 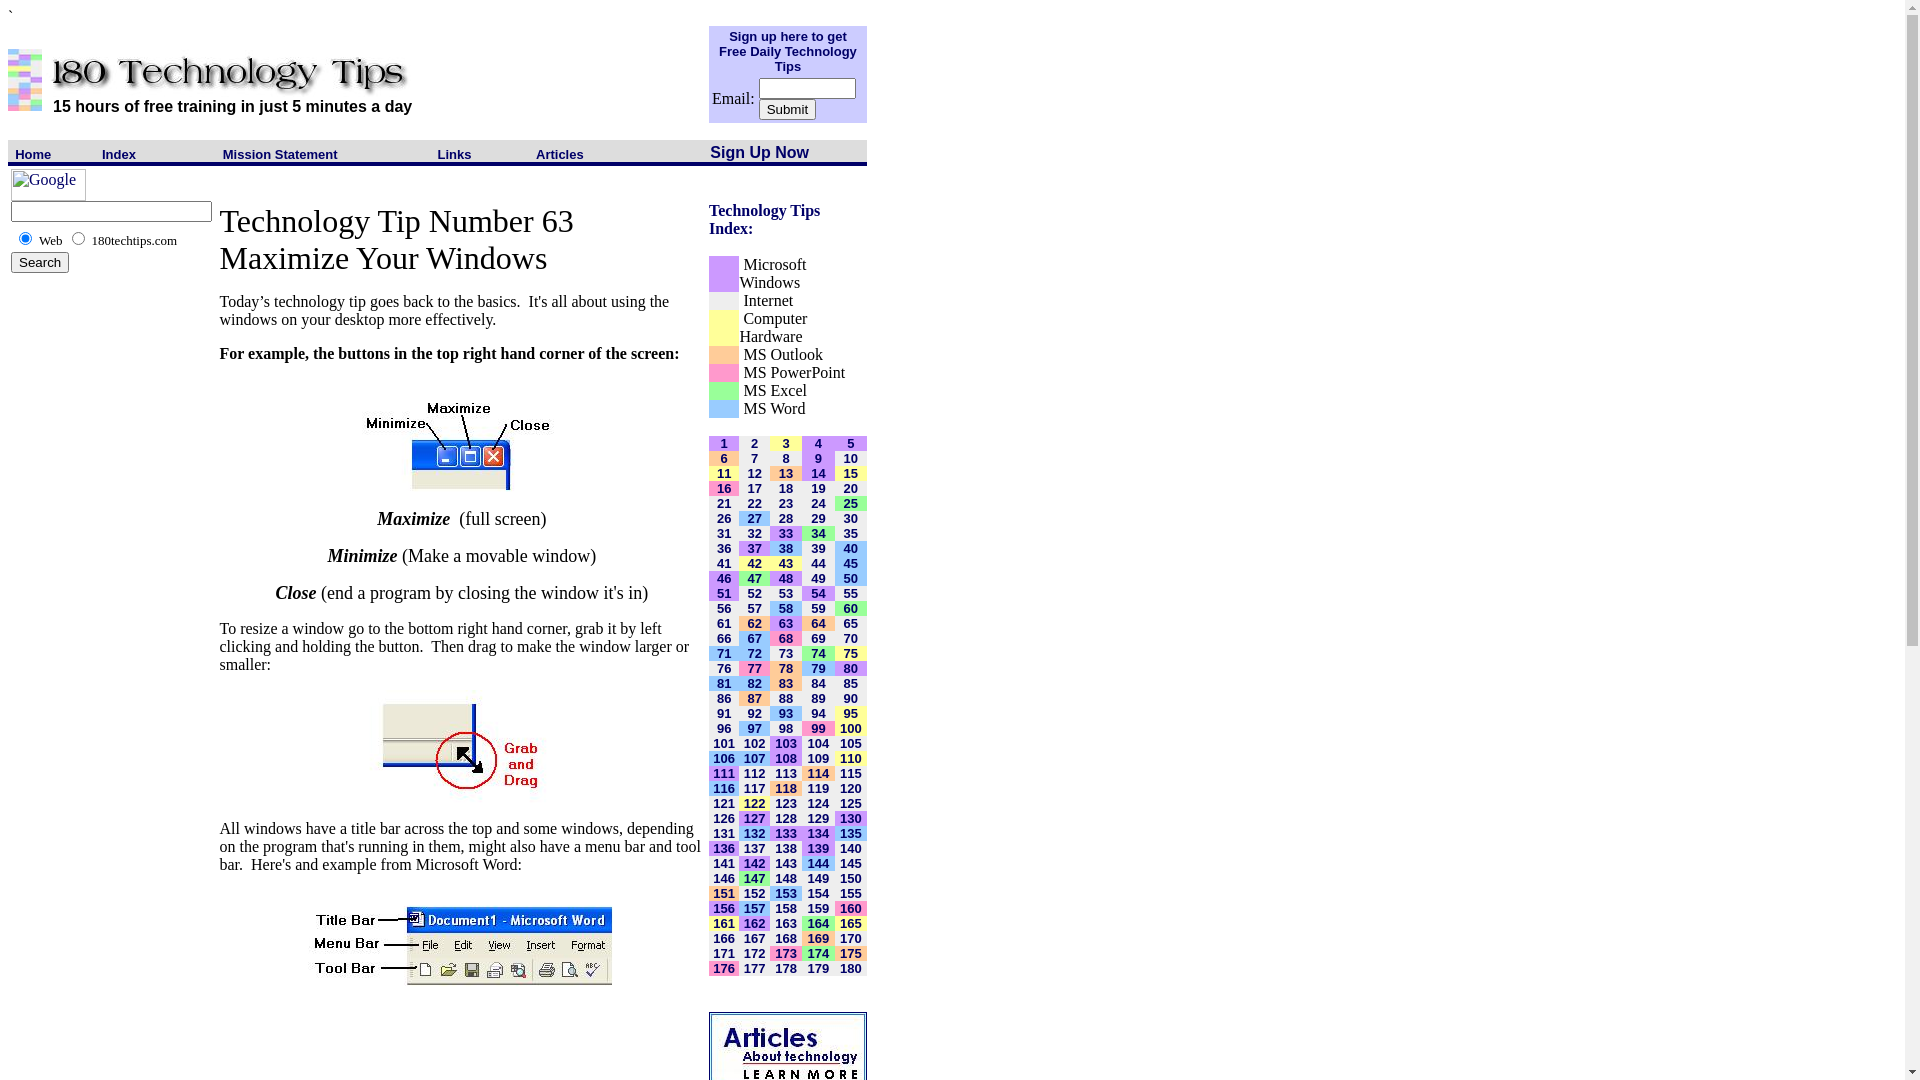 What do you see at coordinates (723, 607) in the screenshot?
I see `'56'` at bounding box center [723, 607].